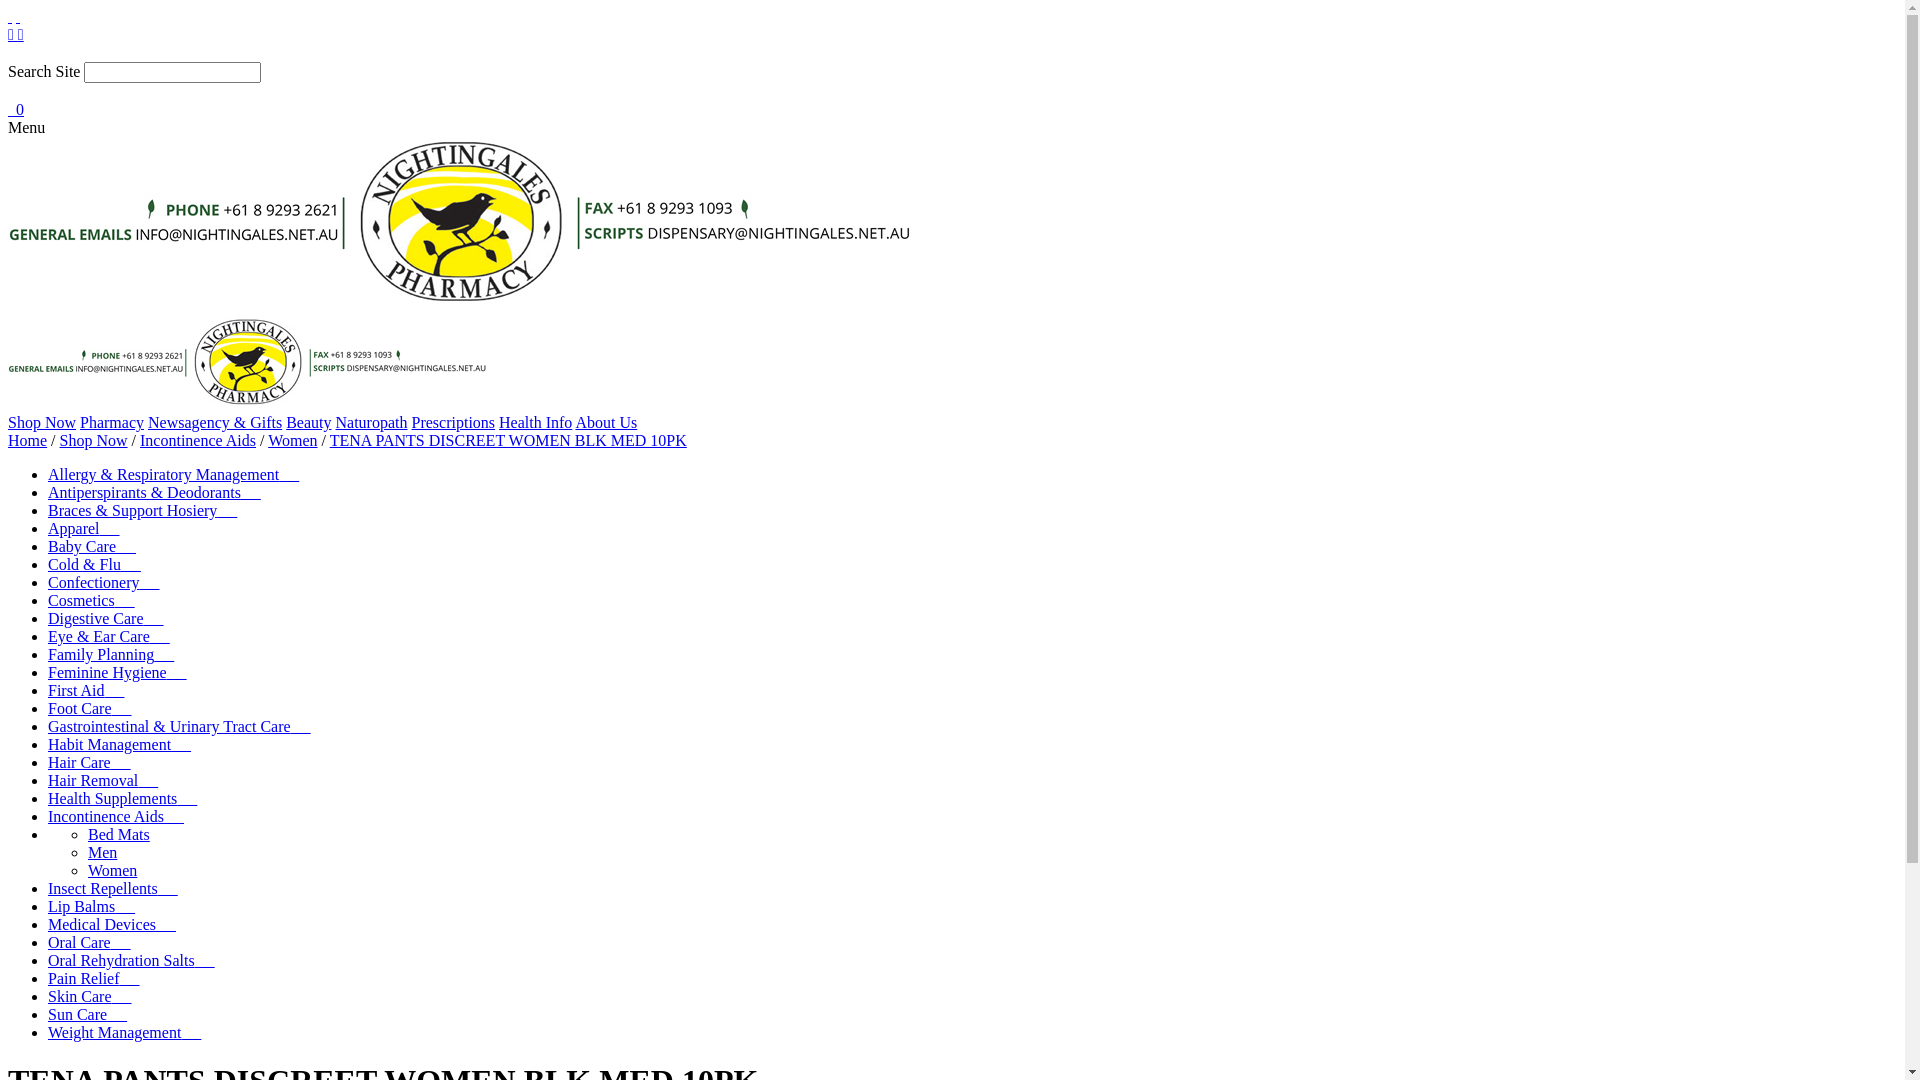 Image resolution: width=1920 pixels, height=1080 pixels. Describe the element at coordinates (90, 599) in the screenshot. I see `'Cosmetics     '` at that location.